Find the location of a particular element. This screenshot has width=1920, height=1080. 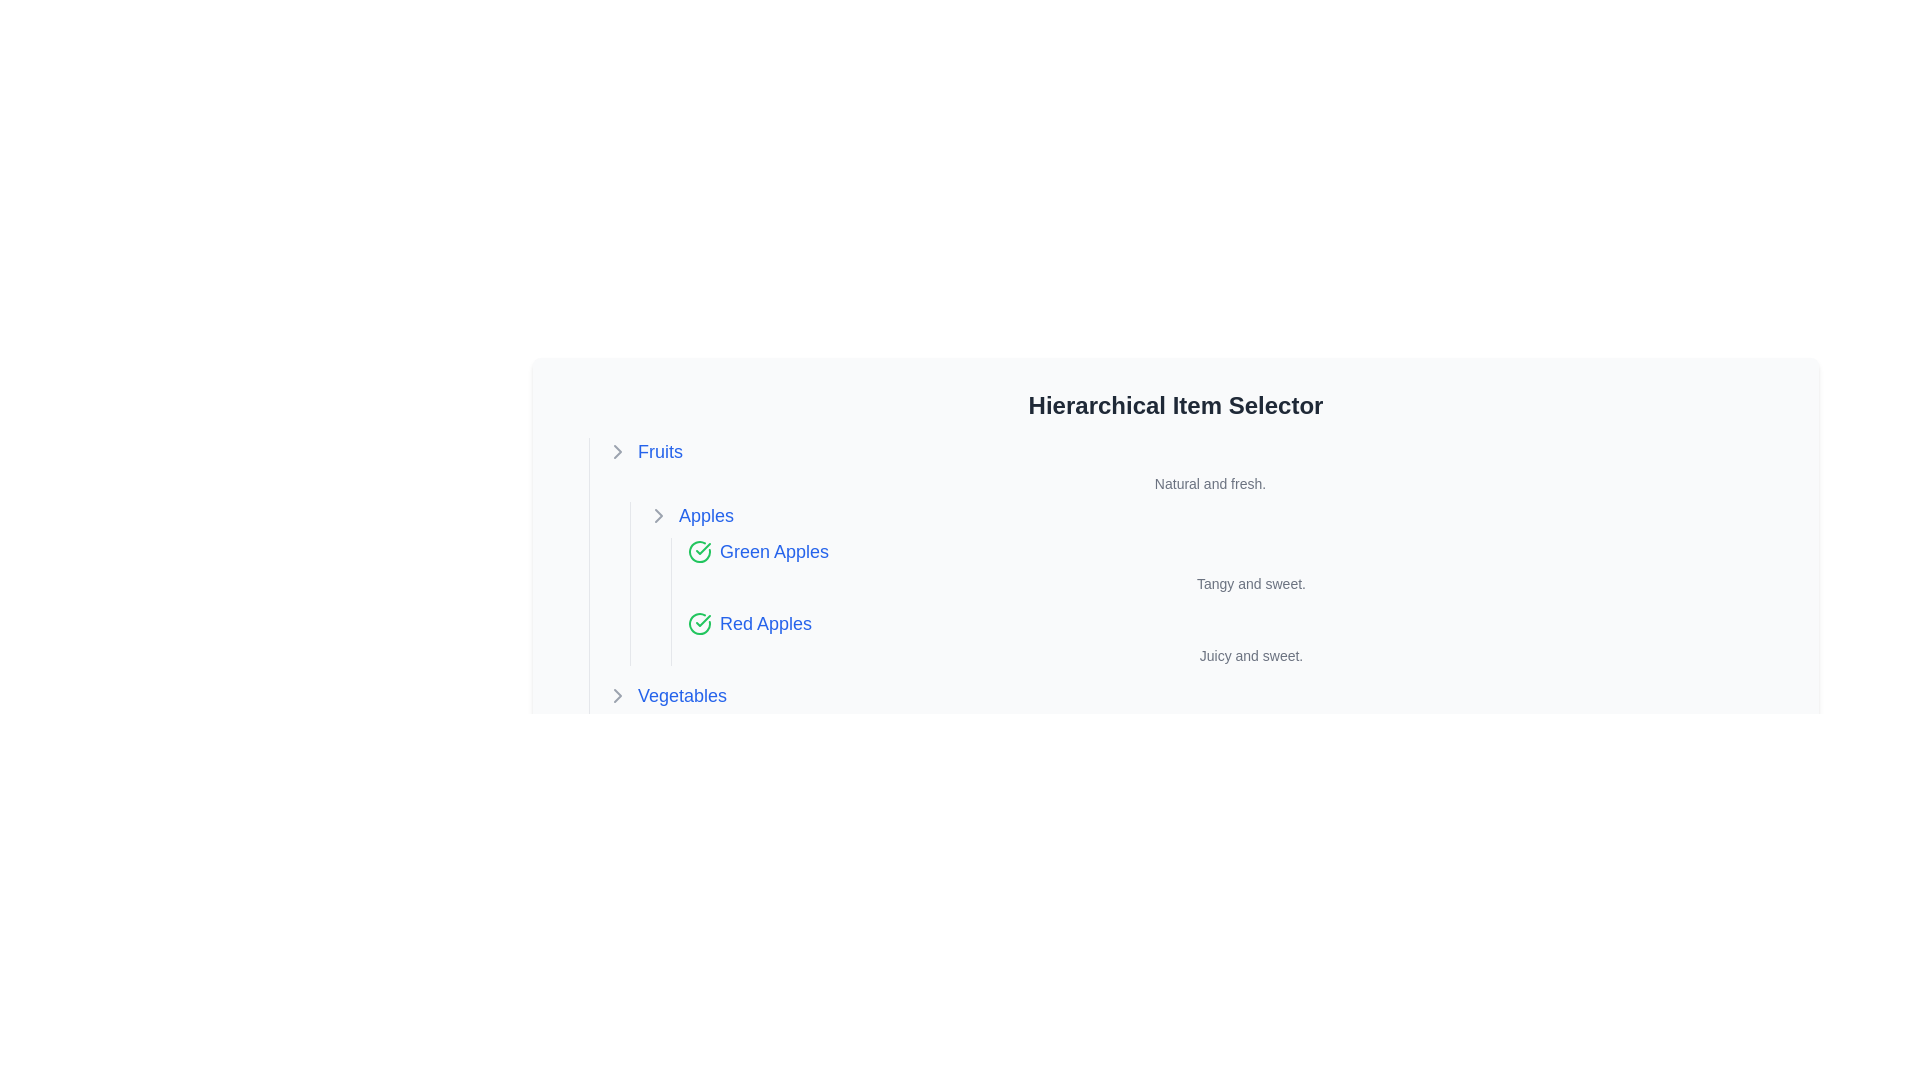

the text label representing 'Green Apples' is located at coordinates (773, 551).